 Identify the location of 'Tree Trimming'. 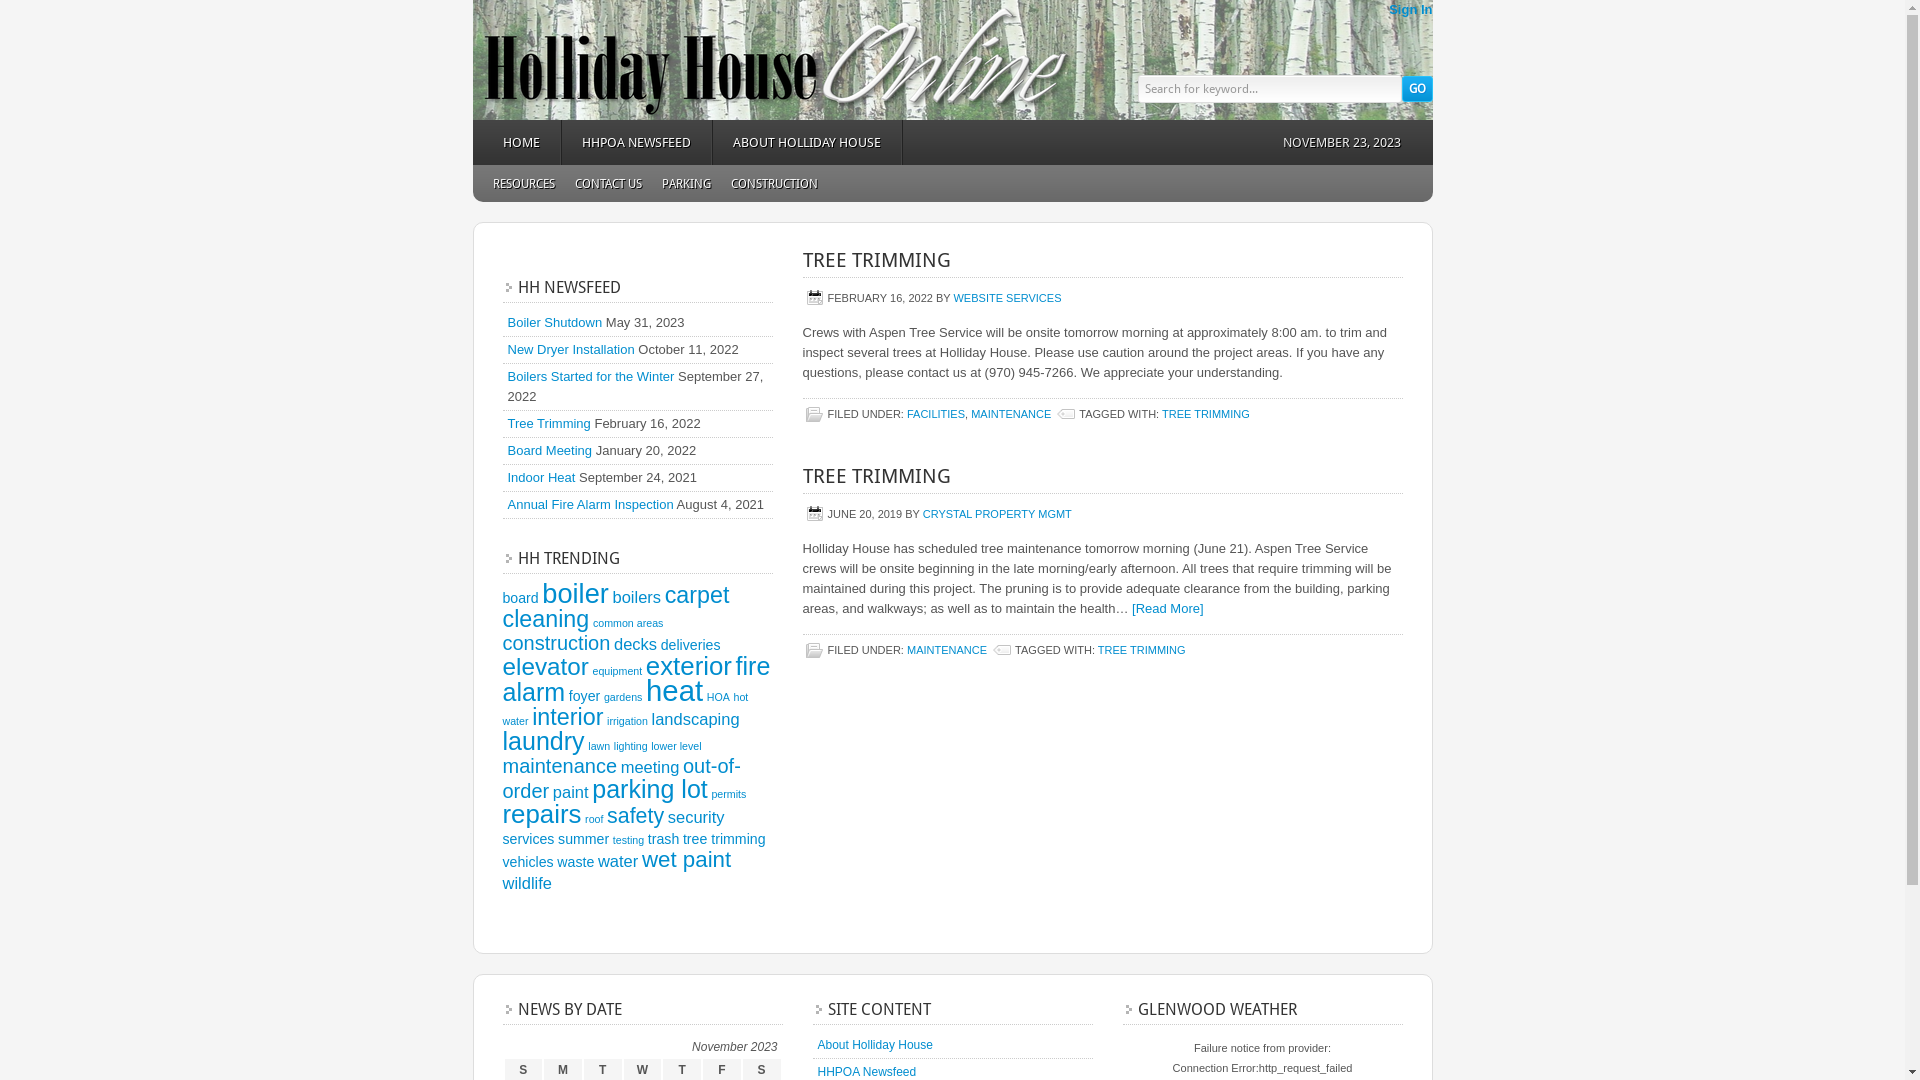
(549, 422).